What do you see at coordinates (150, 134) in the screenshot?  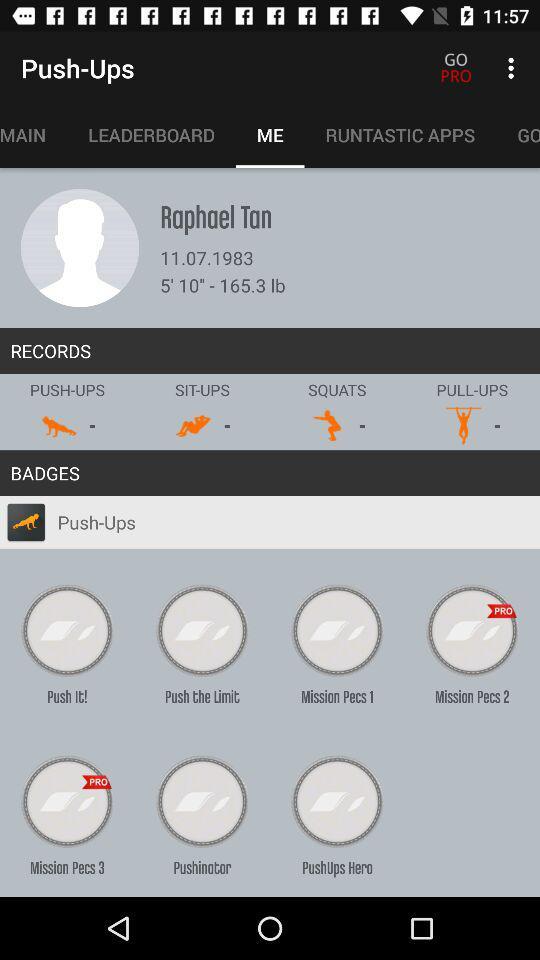 I see `icon to the left of the me item` at bounding box center [150, 134].